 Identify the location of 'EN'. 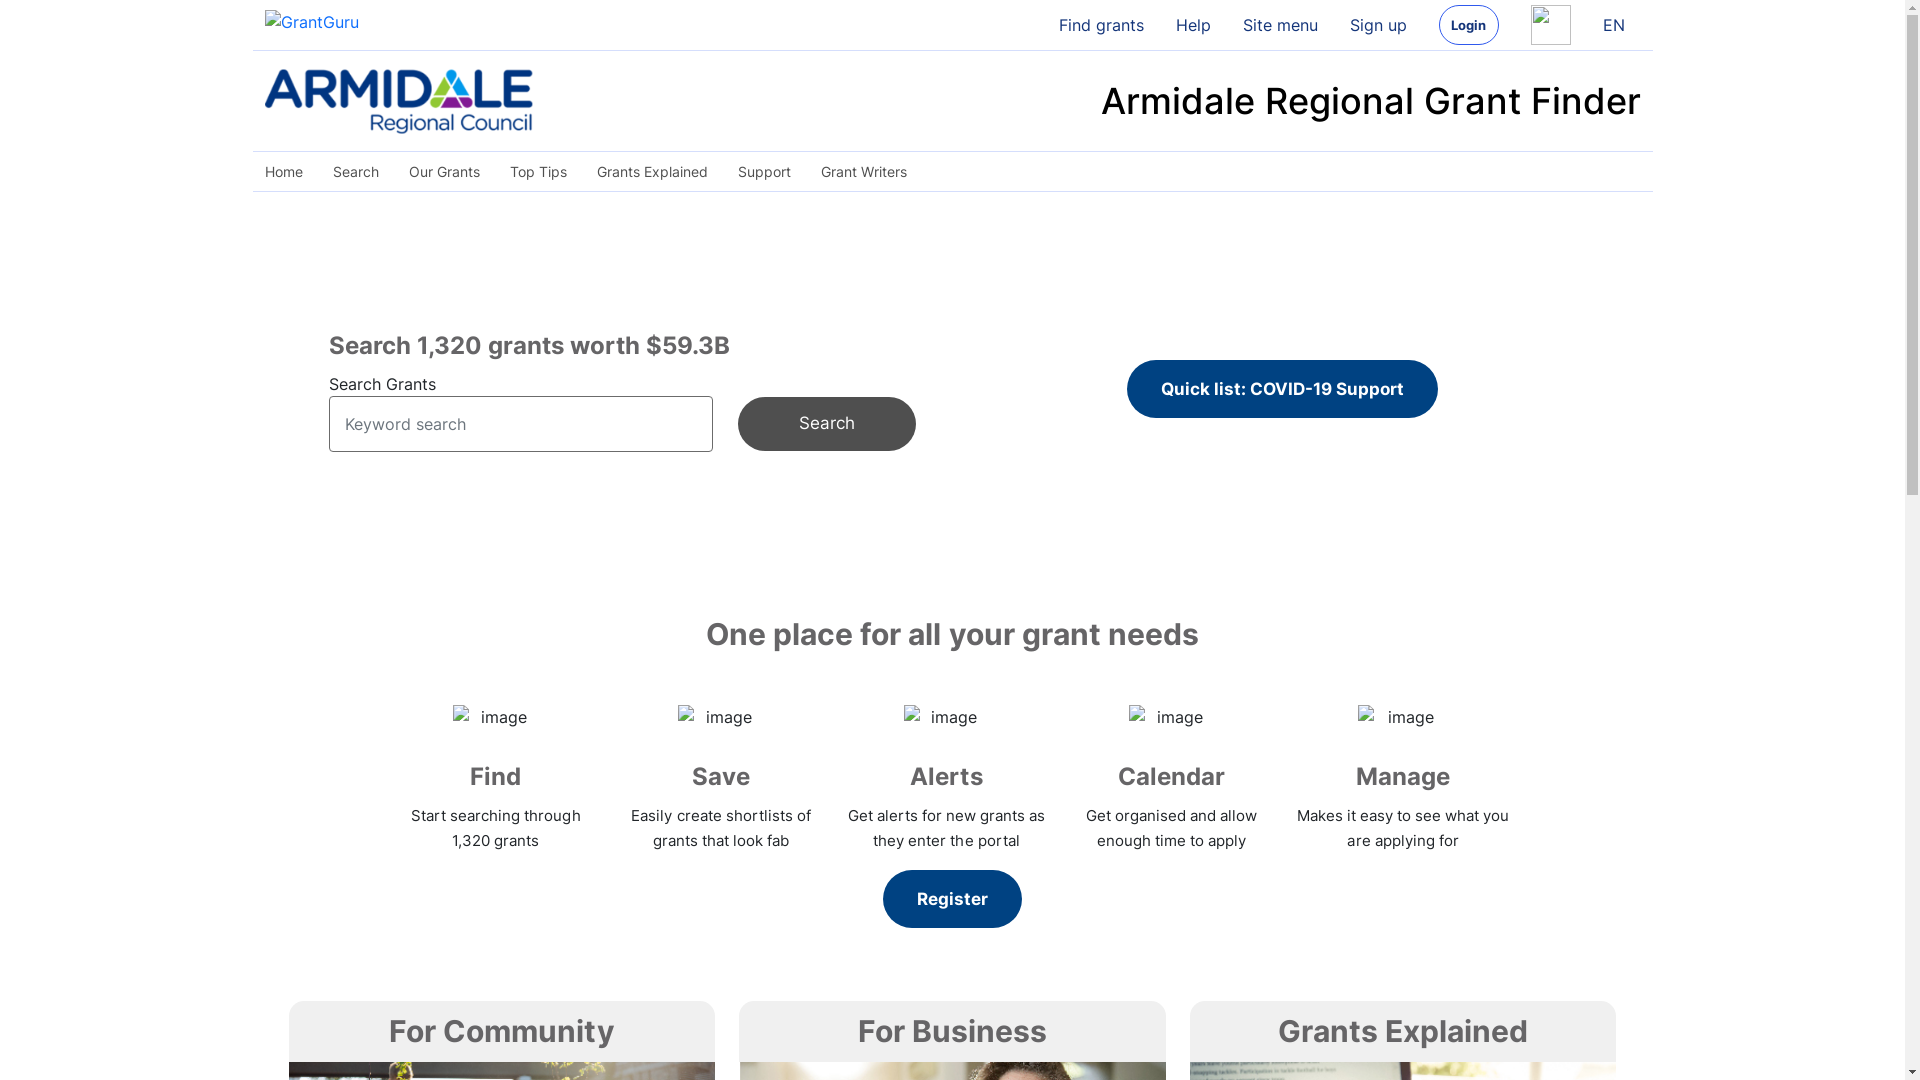
(1612, 24).